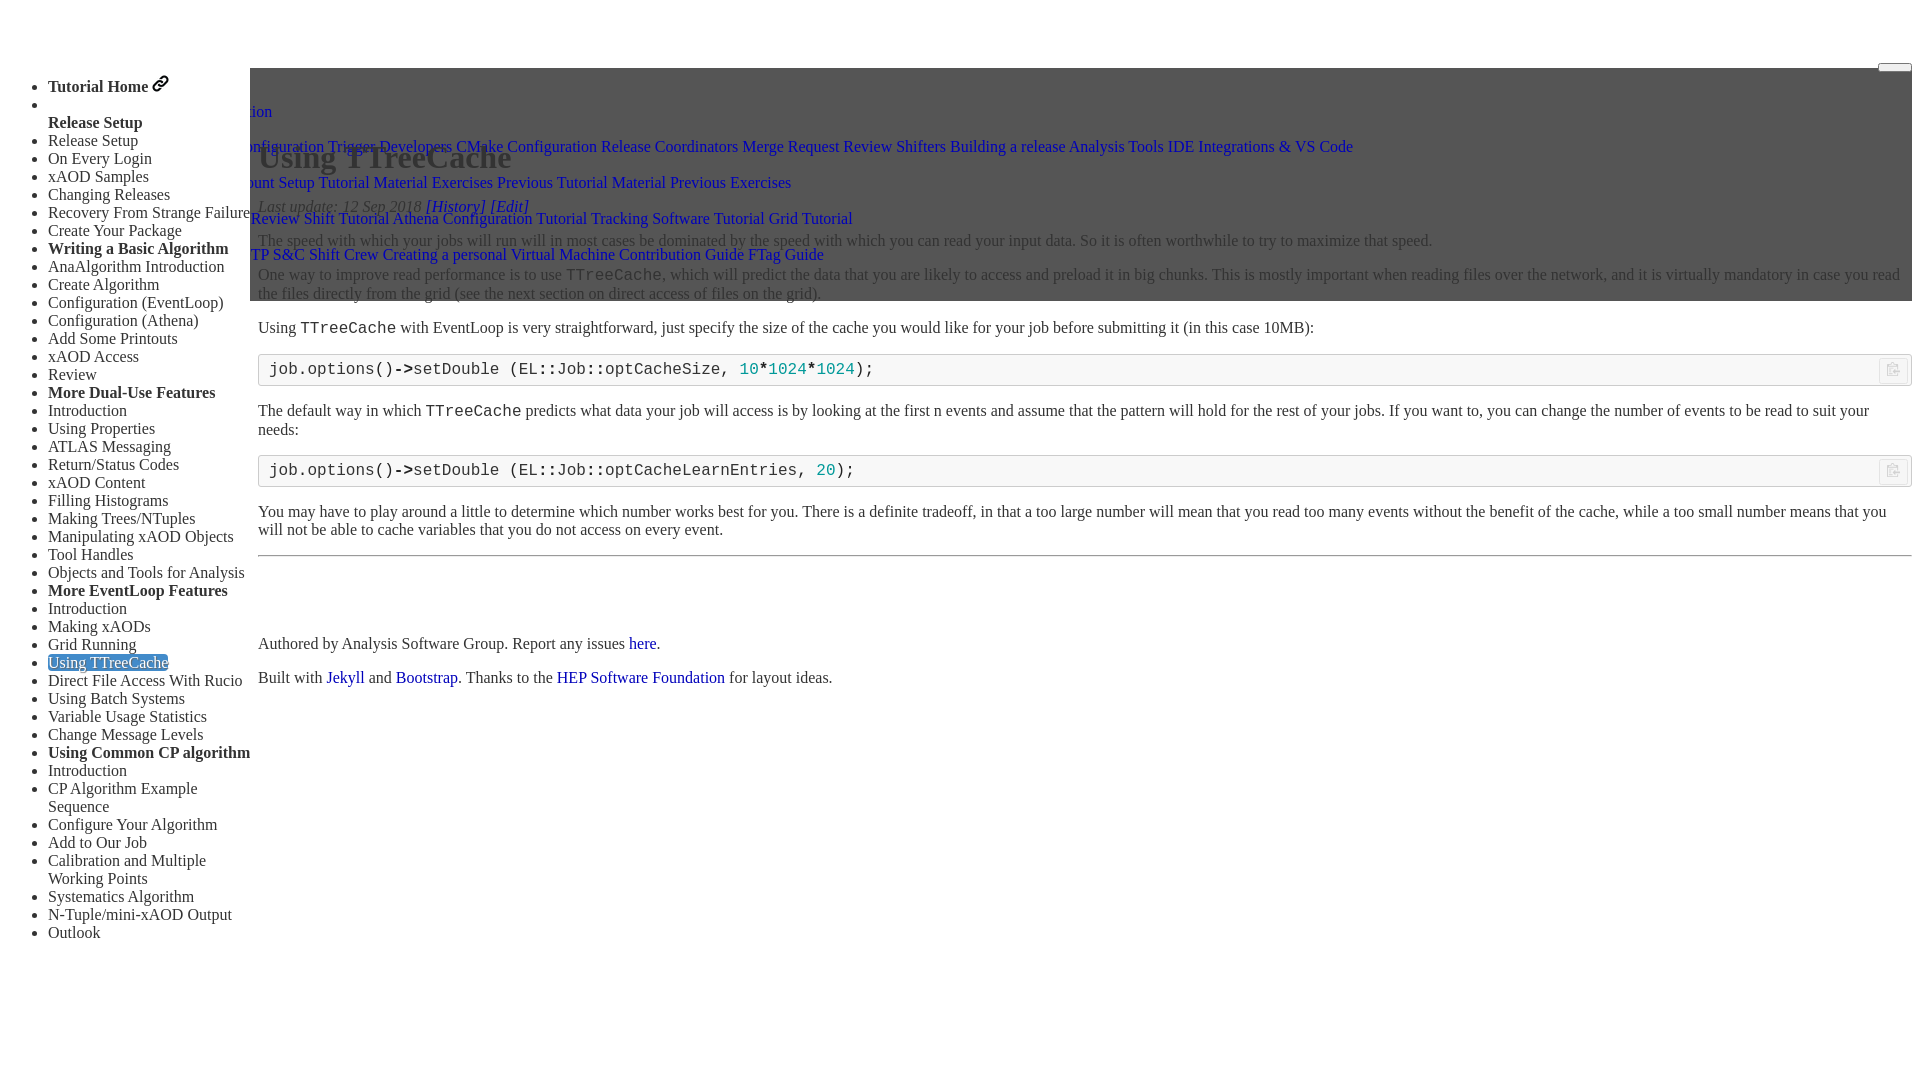 The height and width of the screenshot is (1080, 1920). What do you see at coordinates (108, 445) in the screenshot?
I see `'ATLAS Messaging'` at bounding box center [108, 445].